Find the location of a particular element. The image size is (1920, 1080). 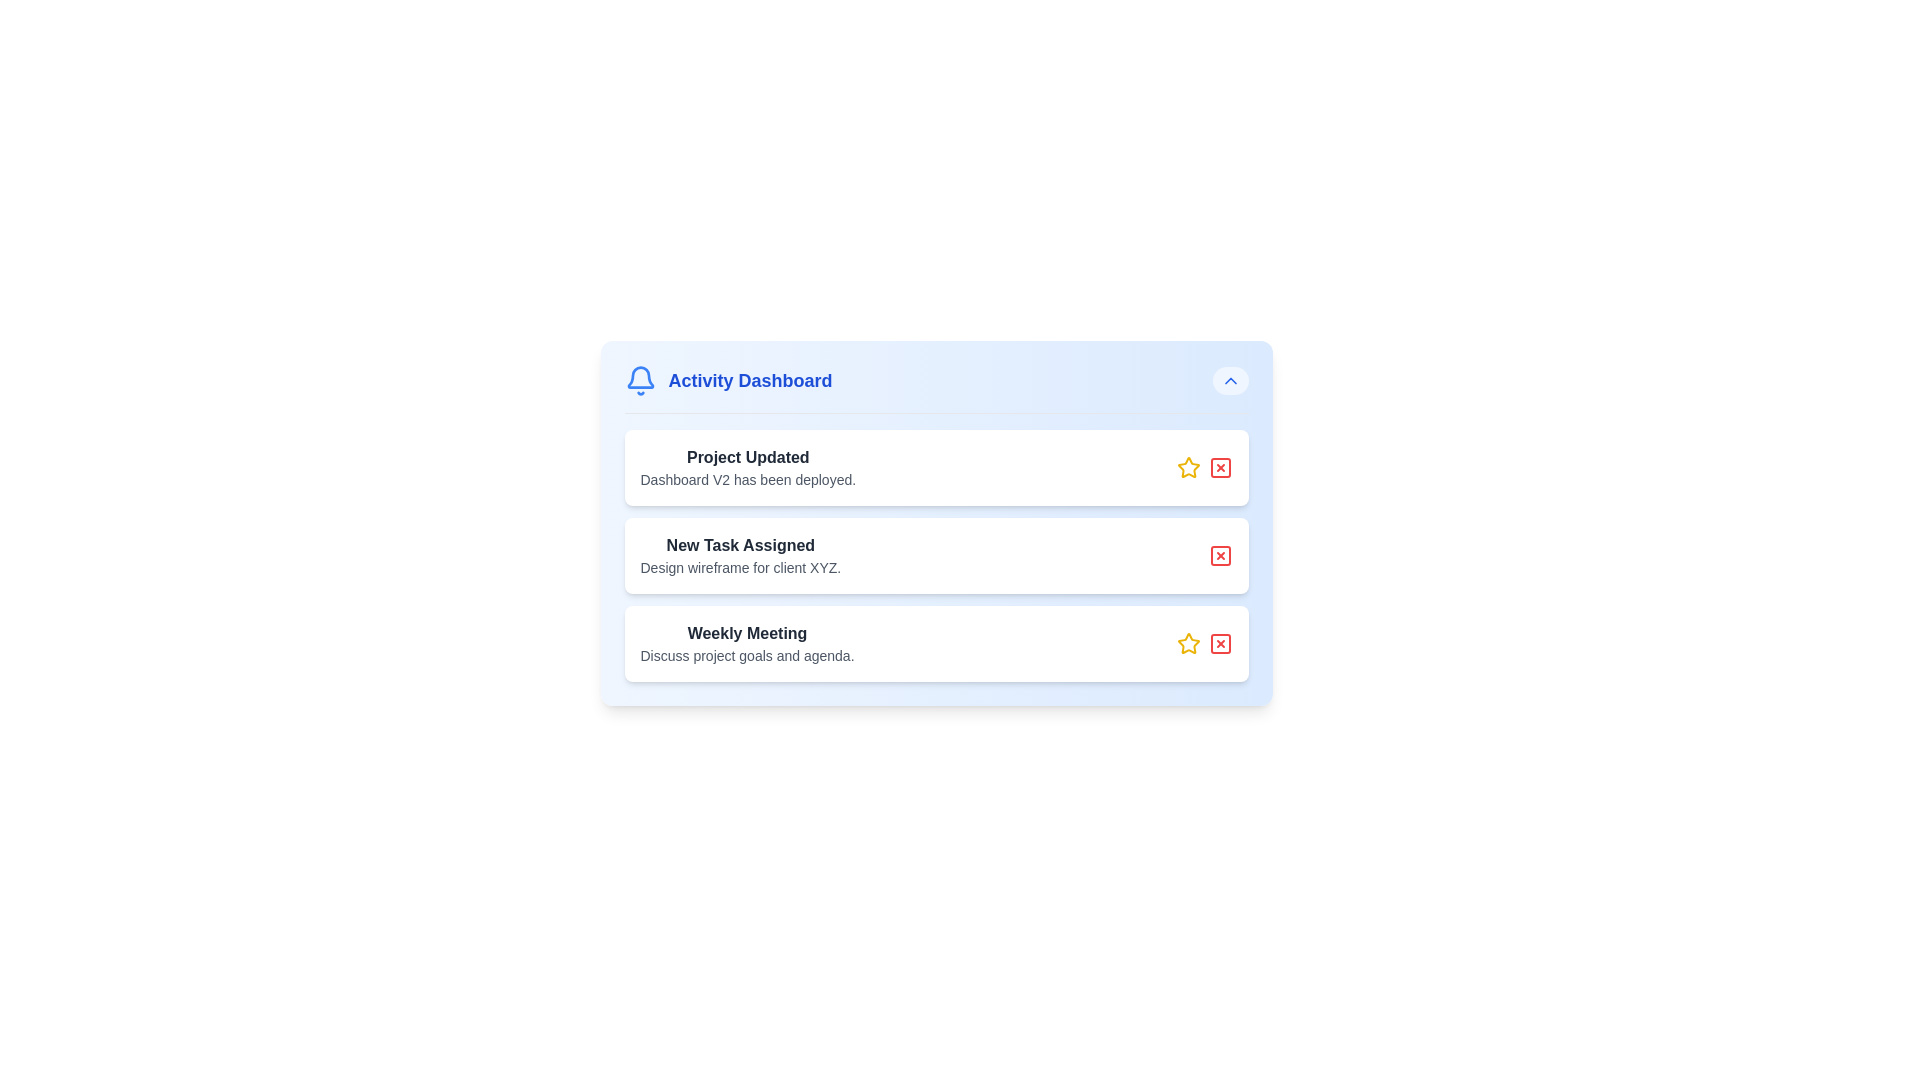

the Text Block that serves as a notification or status update about a project deployment, located under the 'Activity Dashboard' header is located at coordinates (747, 467).